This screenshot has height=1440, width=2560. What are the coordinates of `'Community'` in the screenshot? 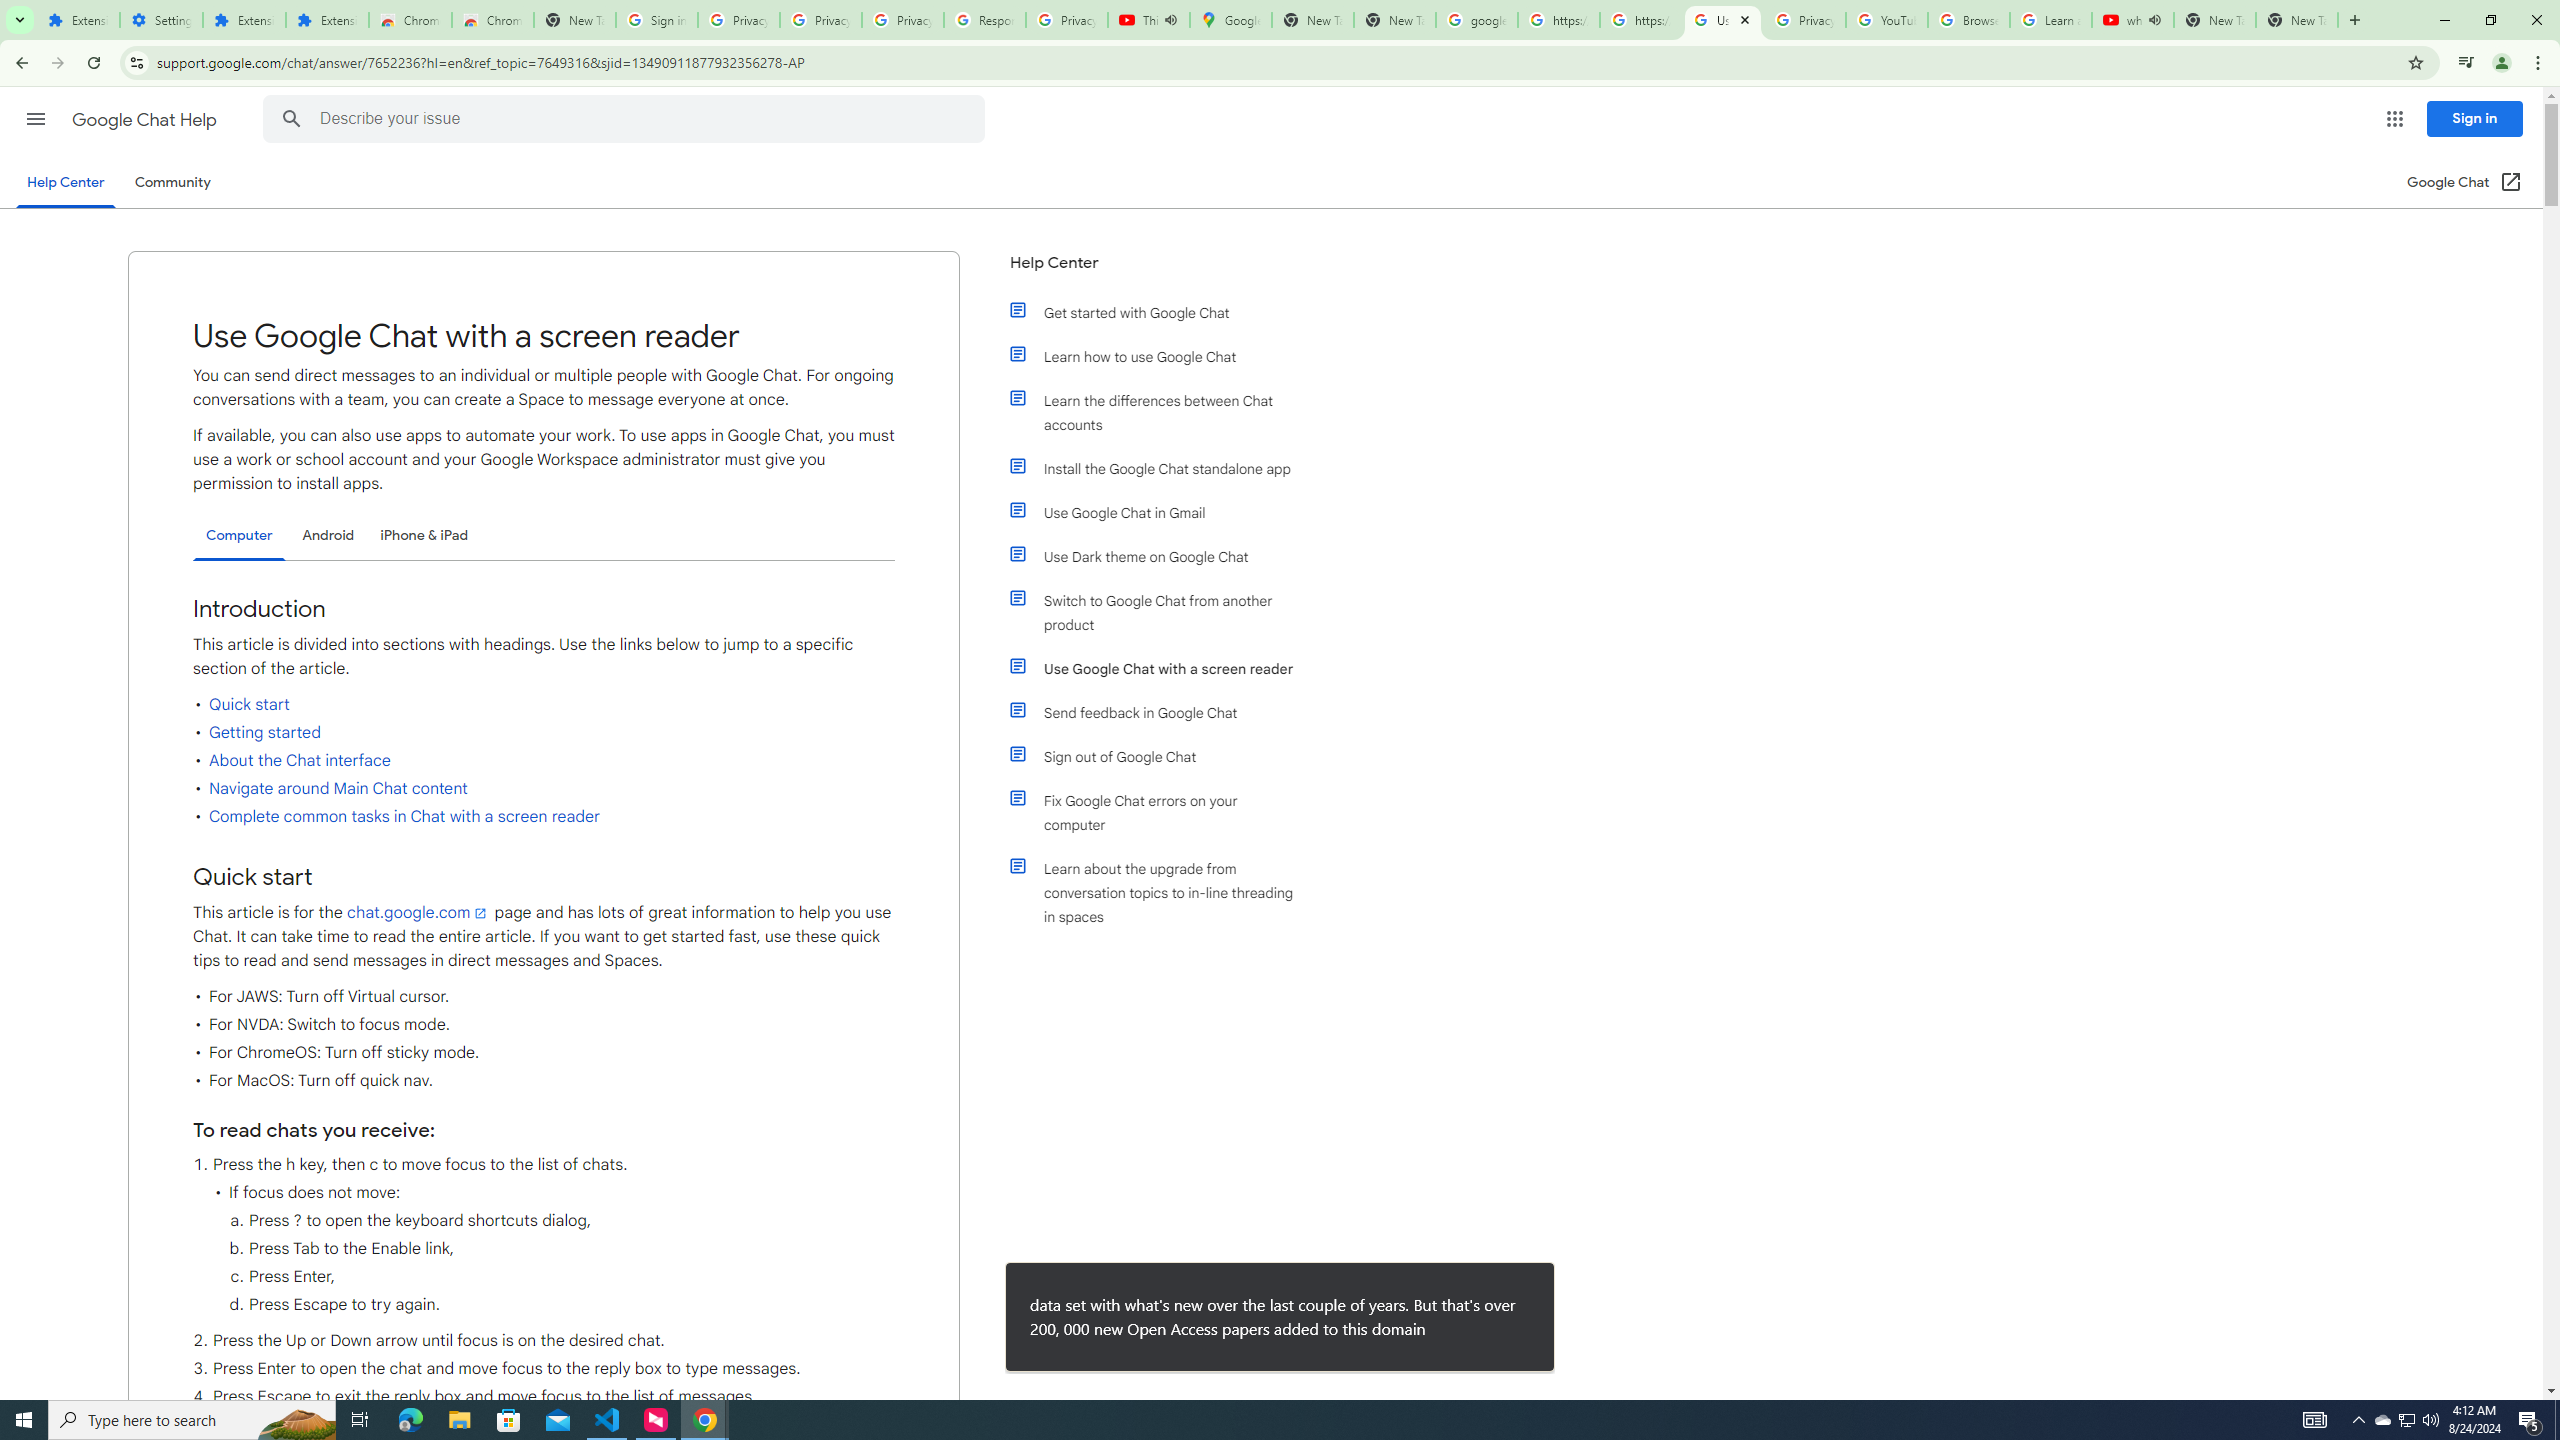 It's located at (171, 181).